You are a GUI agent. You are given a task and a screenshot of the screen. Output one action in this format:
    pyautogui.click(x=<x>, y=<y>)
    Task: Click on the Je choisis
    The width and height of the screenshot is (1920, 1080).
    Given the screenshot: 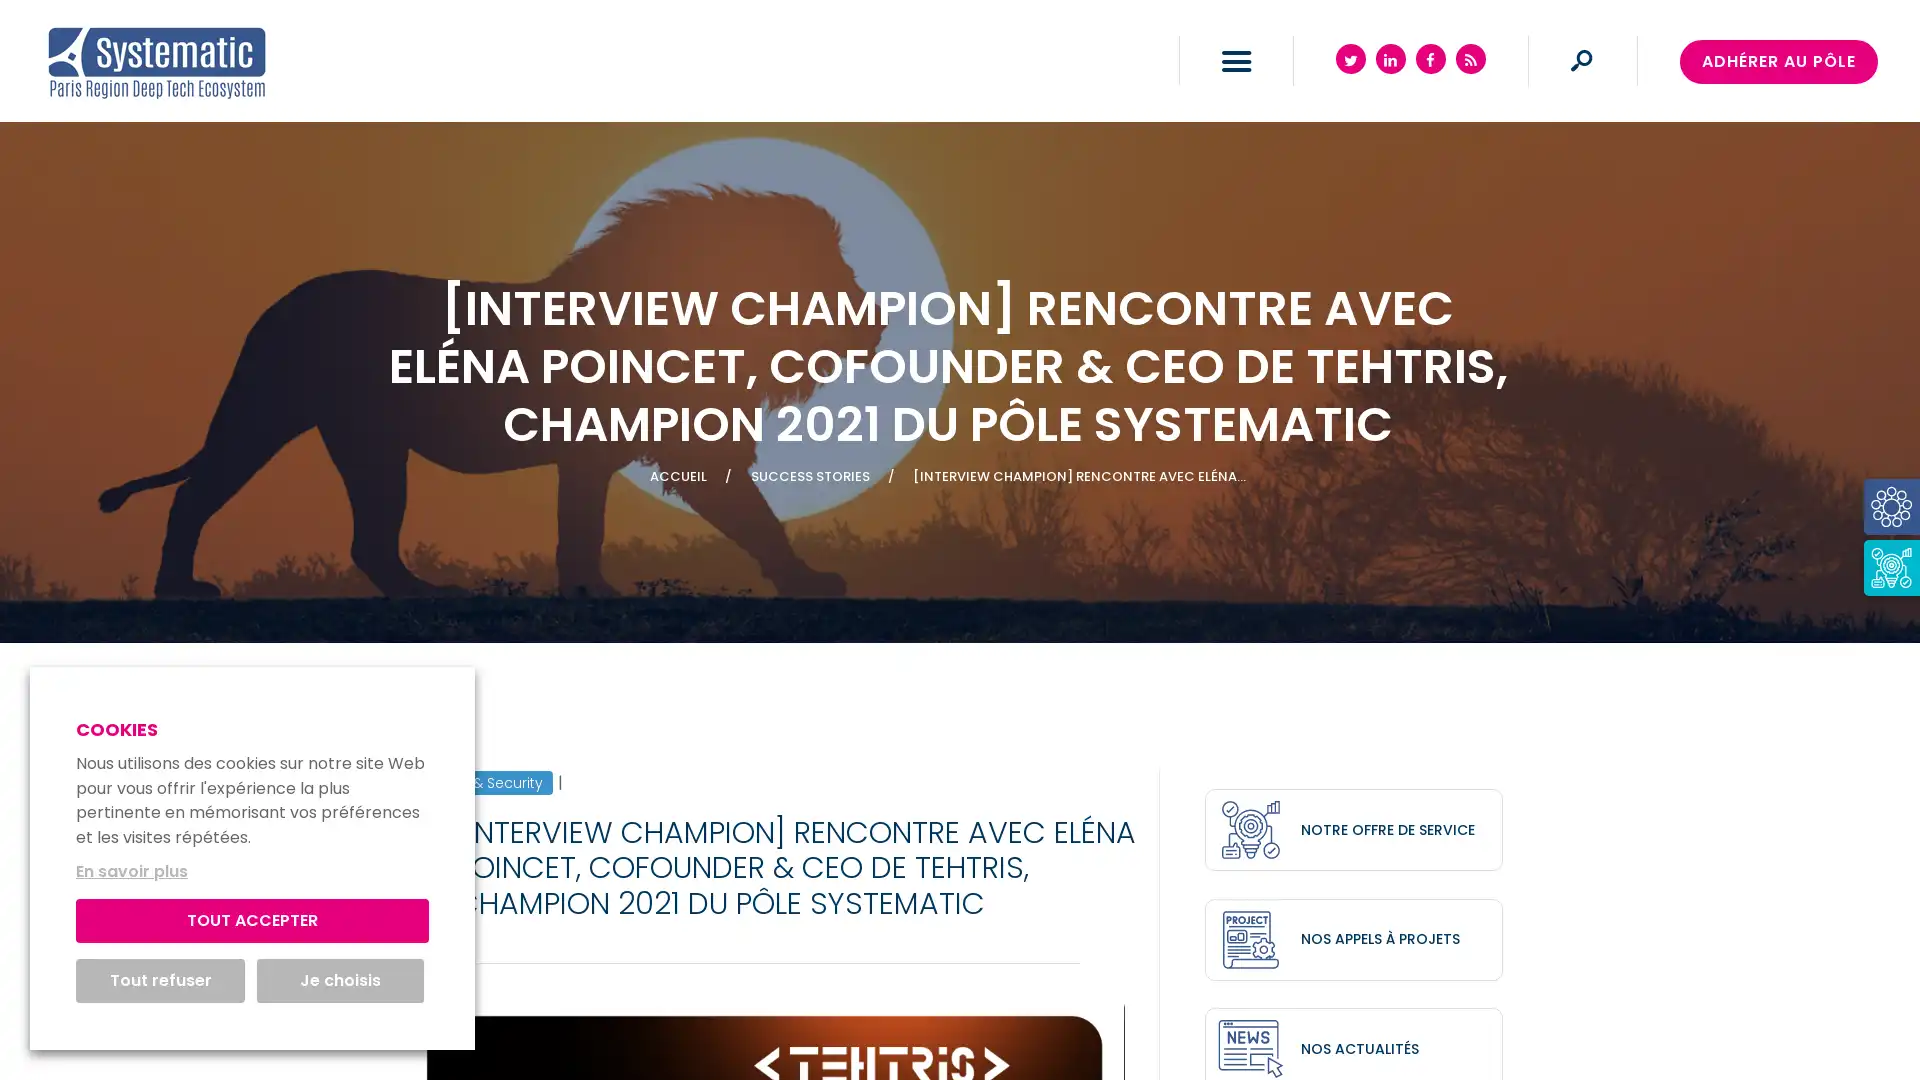 What is the action you would take?
    pyautogui.click(x=340, y=979)
    